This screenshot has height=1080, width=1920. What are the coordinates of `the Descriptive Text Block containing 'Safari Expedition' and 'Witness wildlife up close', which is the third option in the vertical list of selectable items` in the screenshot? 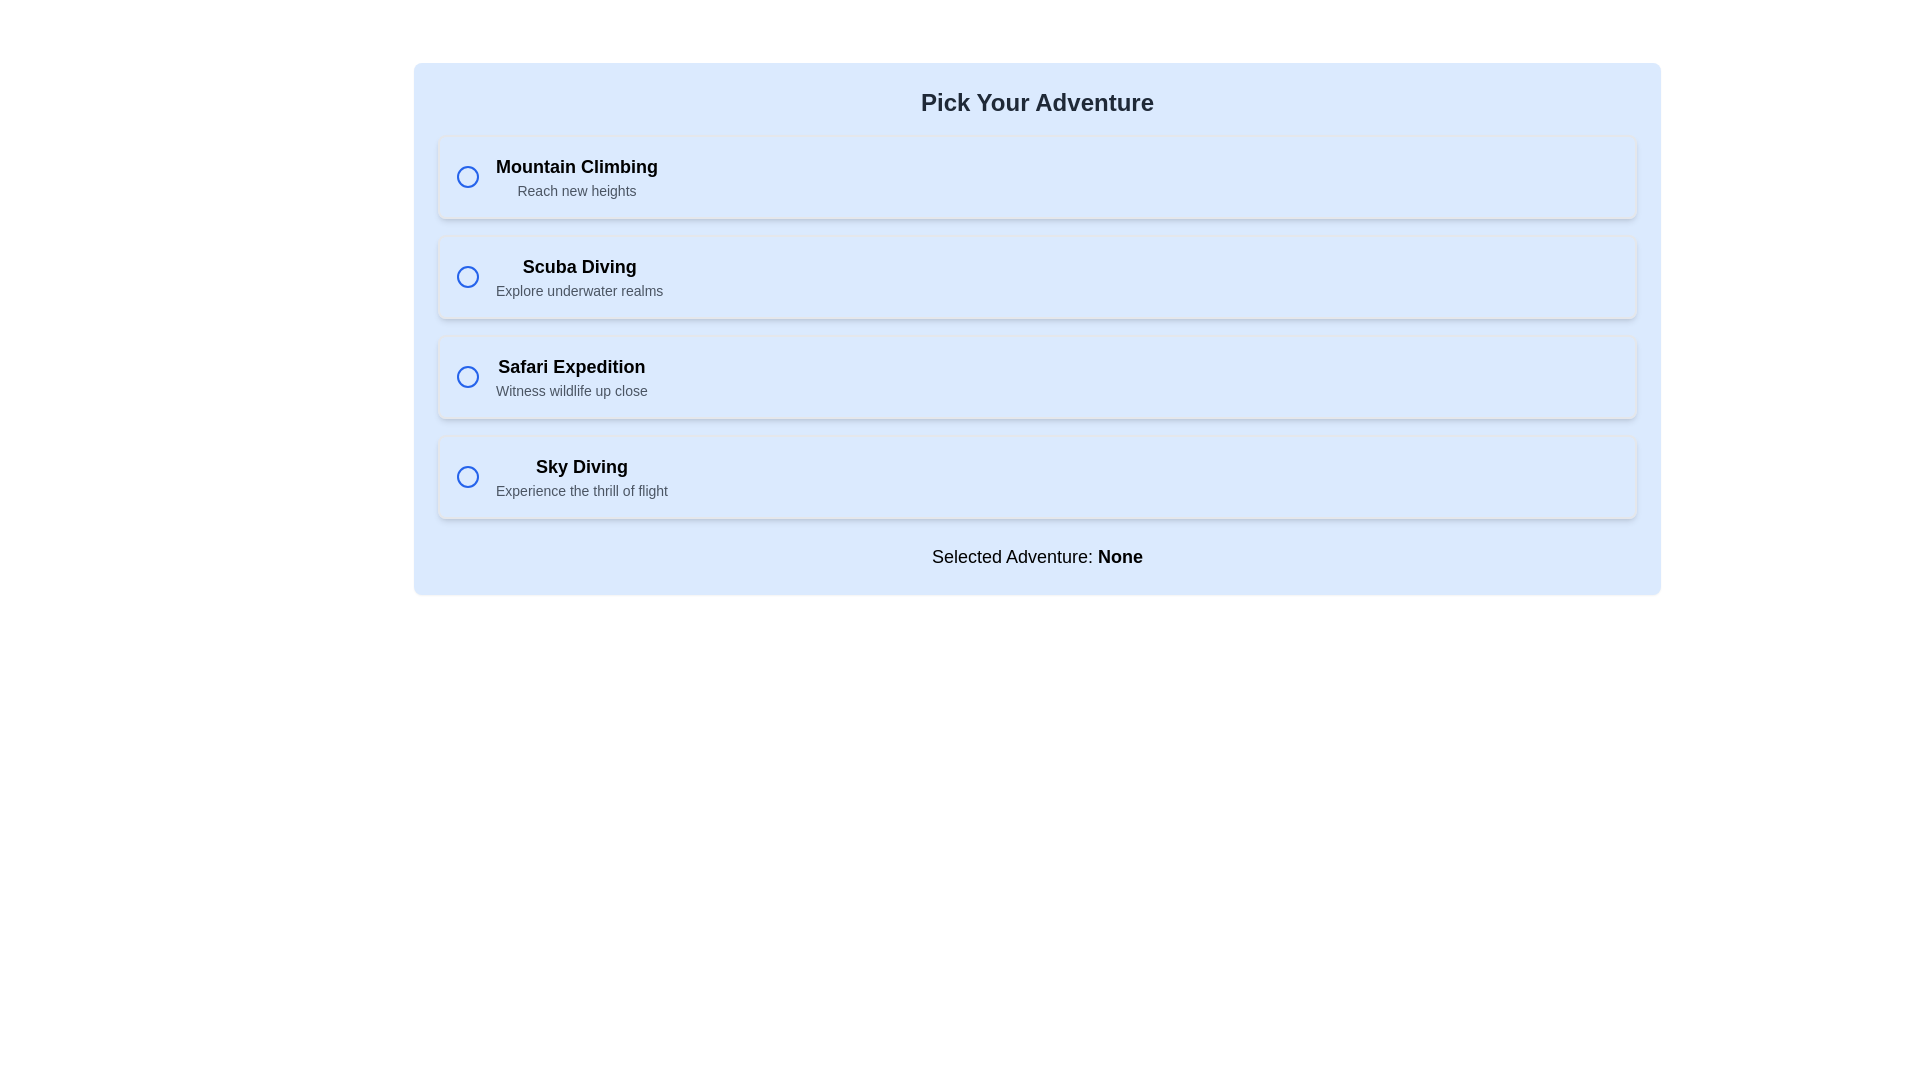 It's located at (570, 377).